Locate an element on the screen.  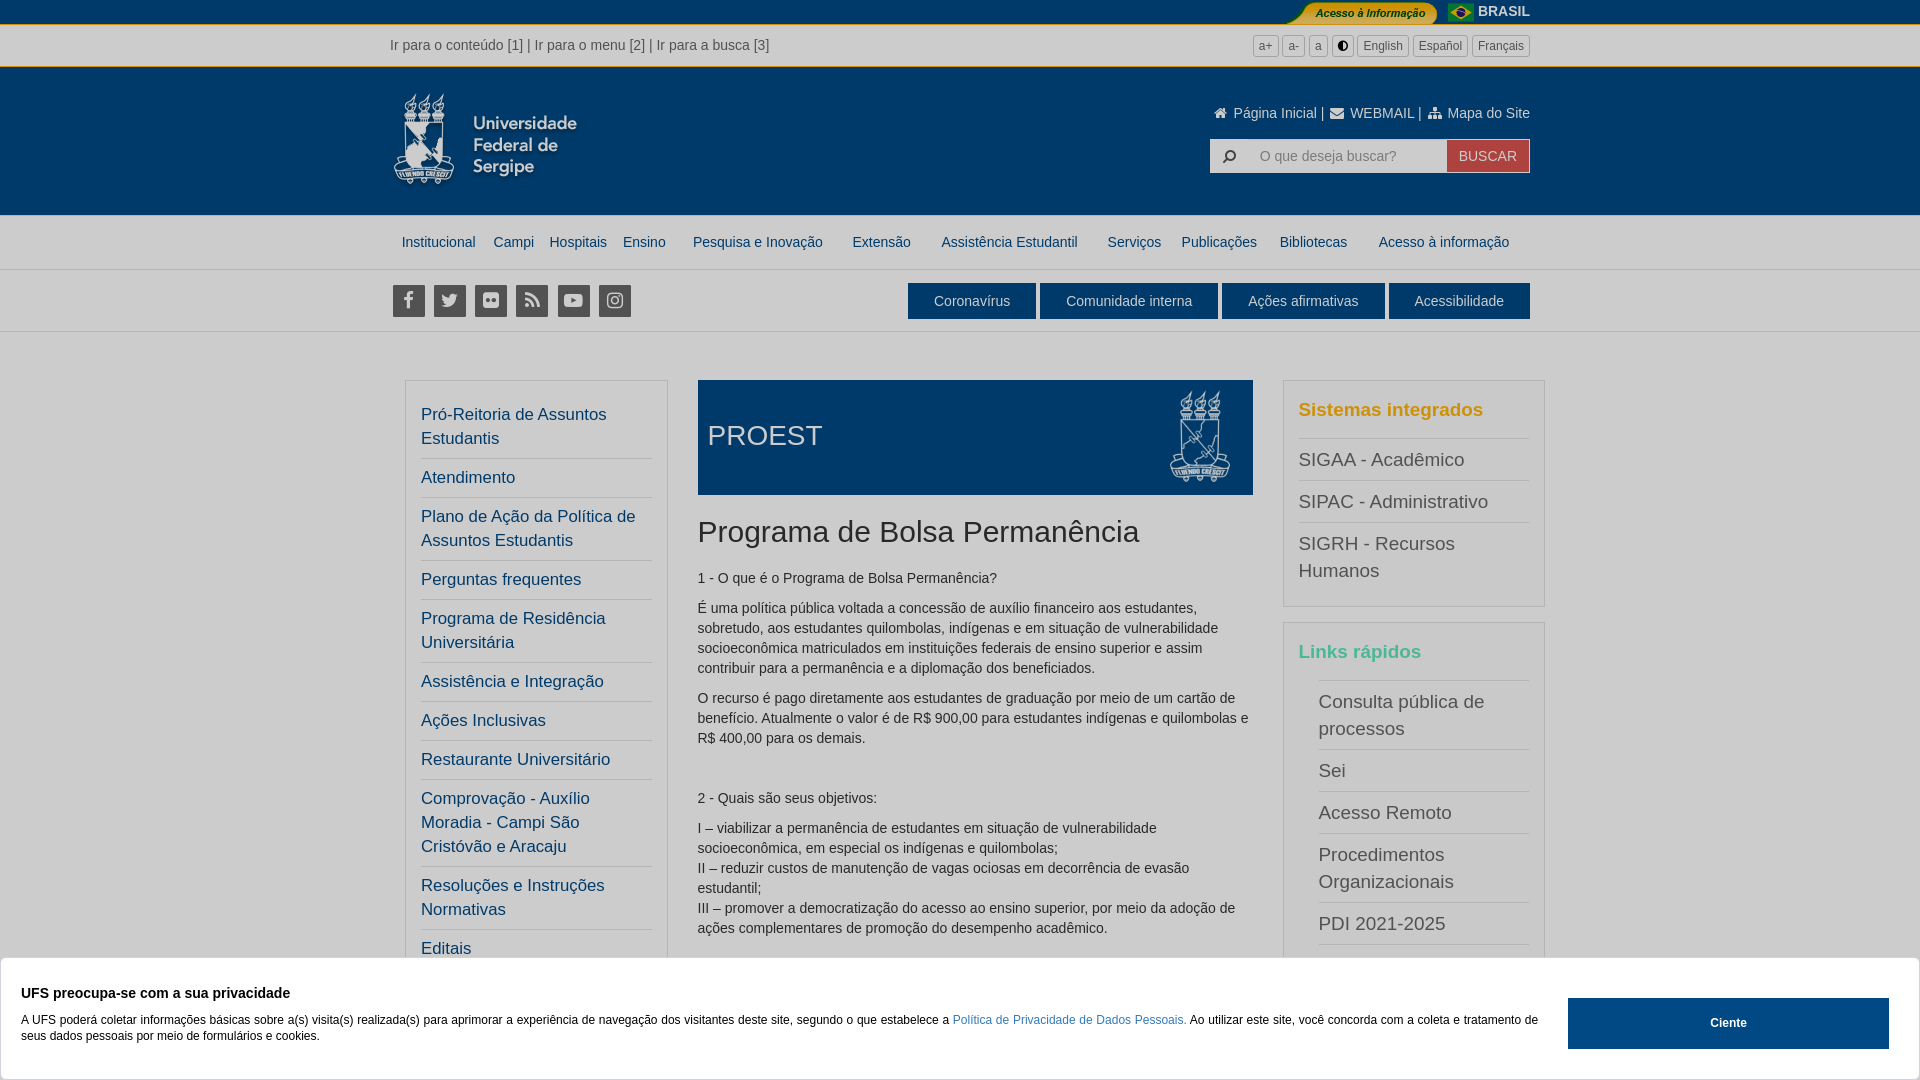
'BRASIL' is located at coordinates (1503, 11).